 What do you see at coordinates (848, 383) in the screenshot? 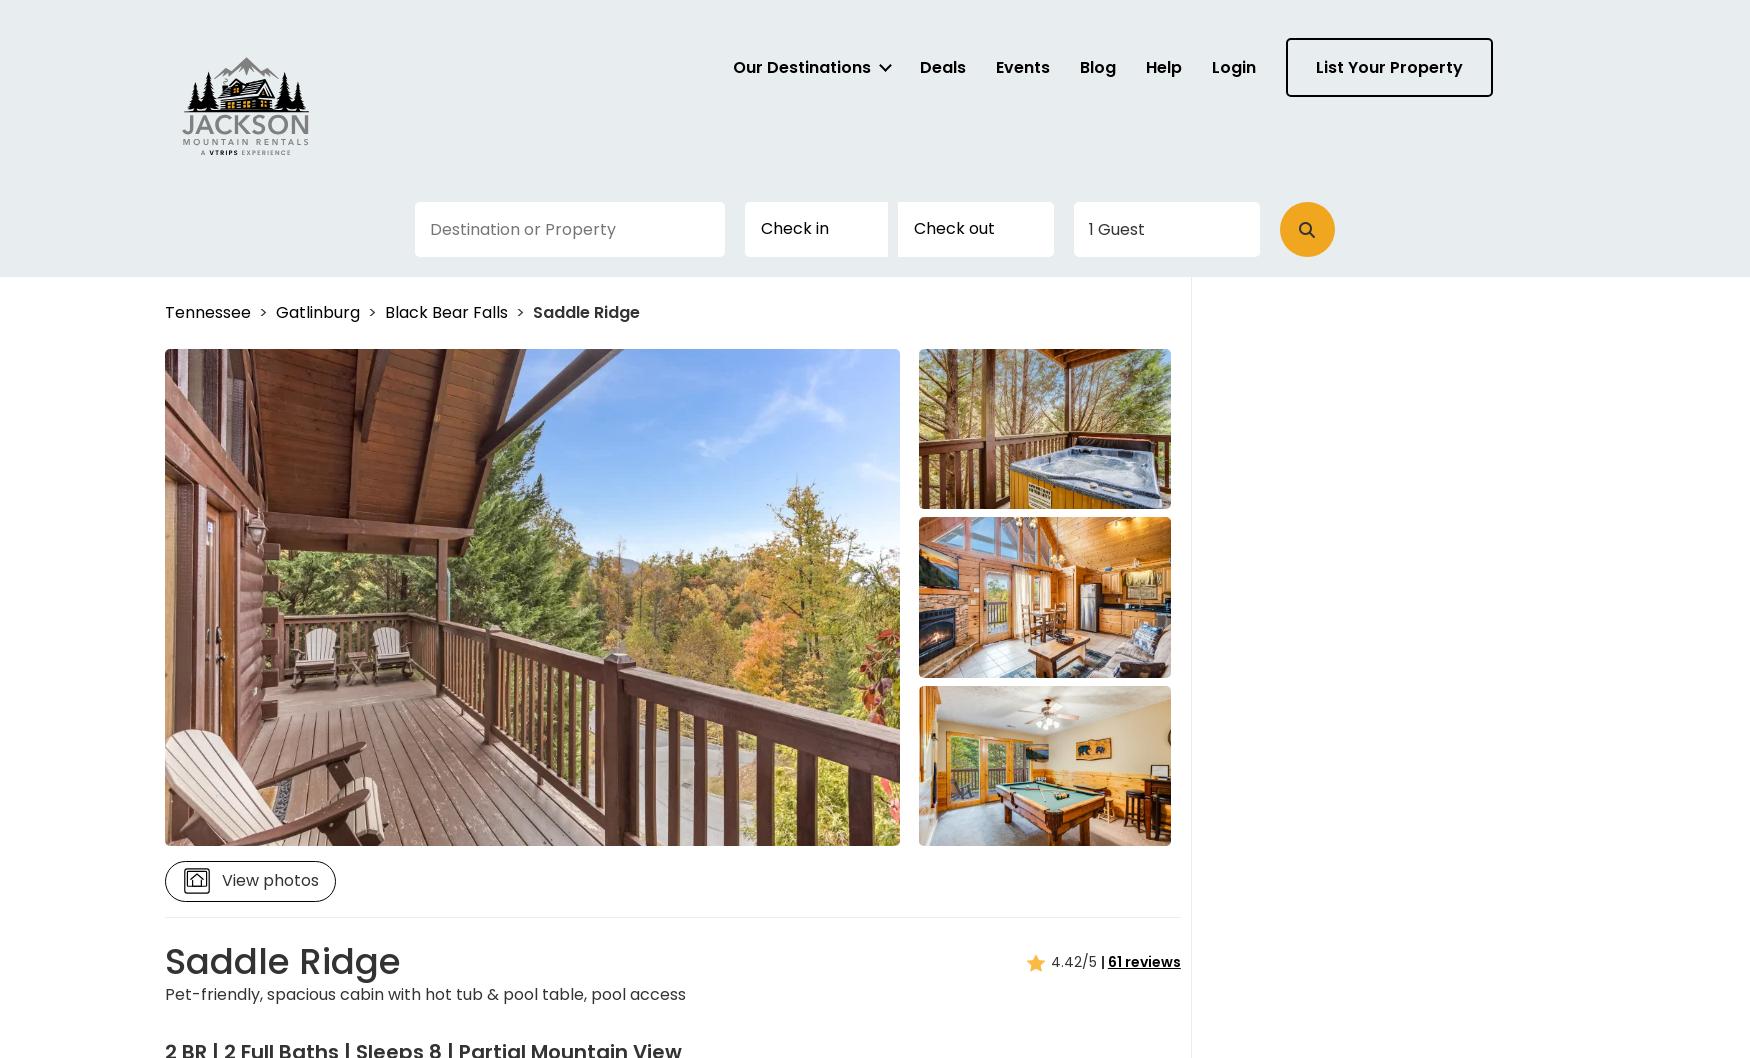
I see `'and'` at bounding box center [848, 383].